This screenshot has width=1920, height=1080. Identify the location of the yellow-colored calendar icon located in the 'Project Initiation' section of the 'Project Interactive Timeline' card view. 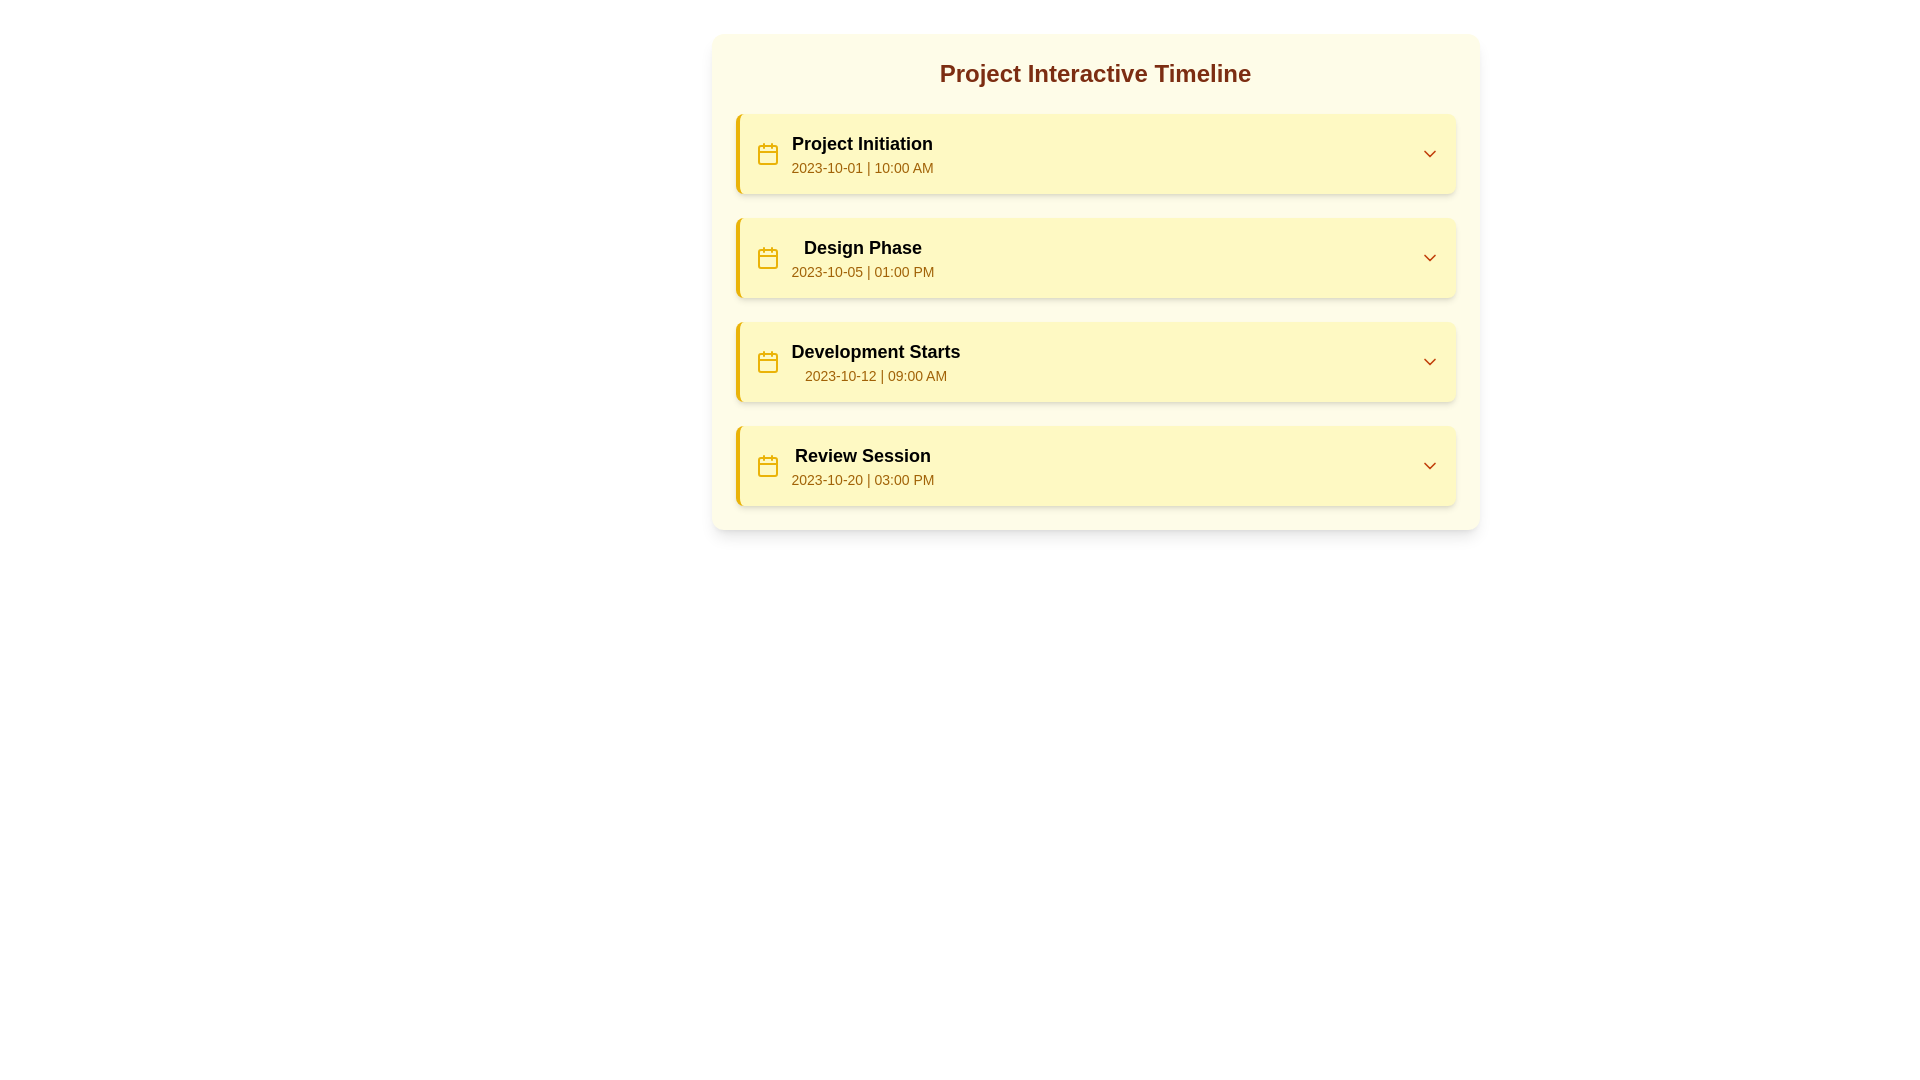
(766, 153).